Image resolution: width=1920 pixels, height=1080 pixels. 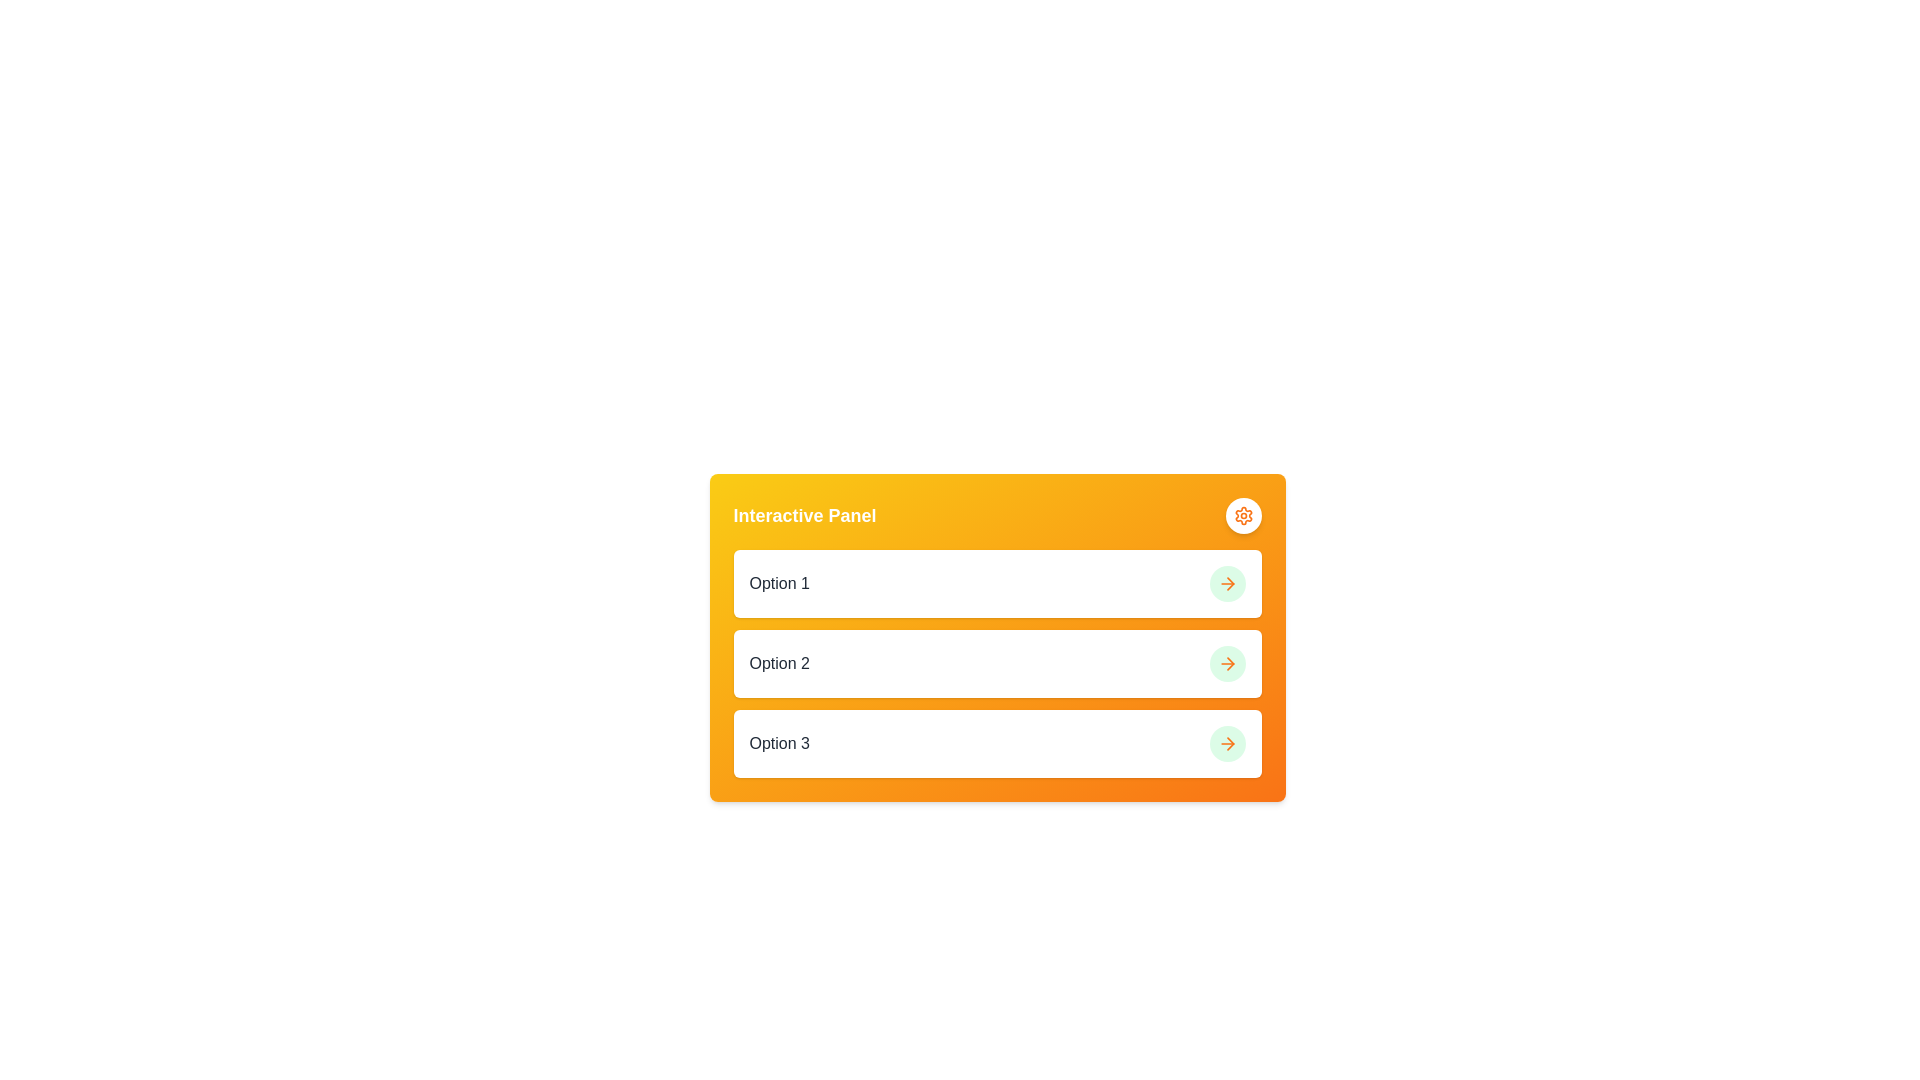 What do you see at coordinates (1226, 663) in the screenshot?
I see `the Icon Button located on the middle of the right side of the second option row within the panel` at bounding box center [1226, 663].